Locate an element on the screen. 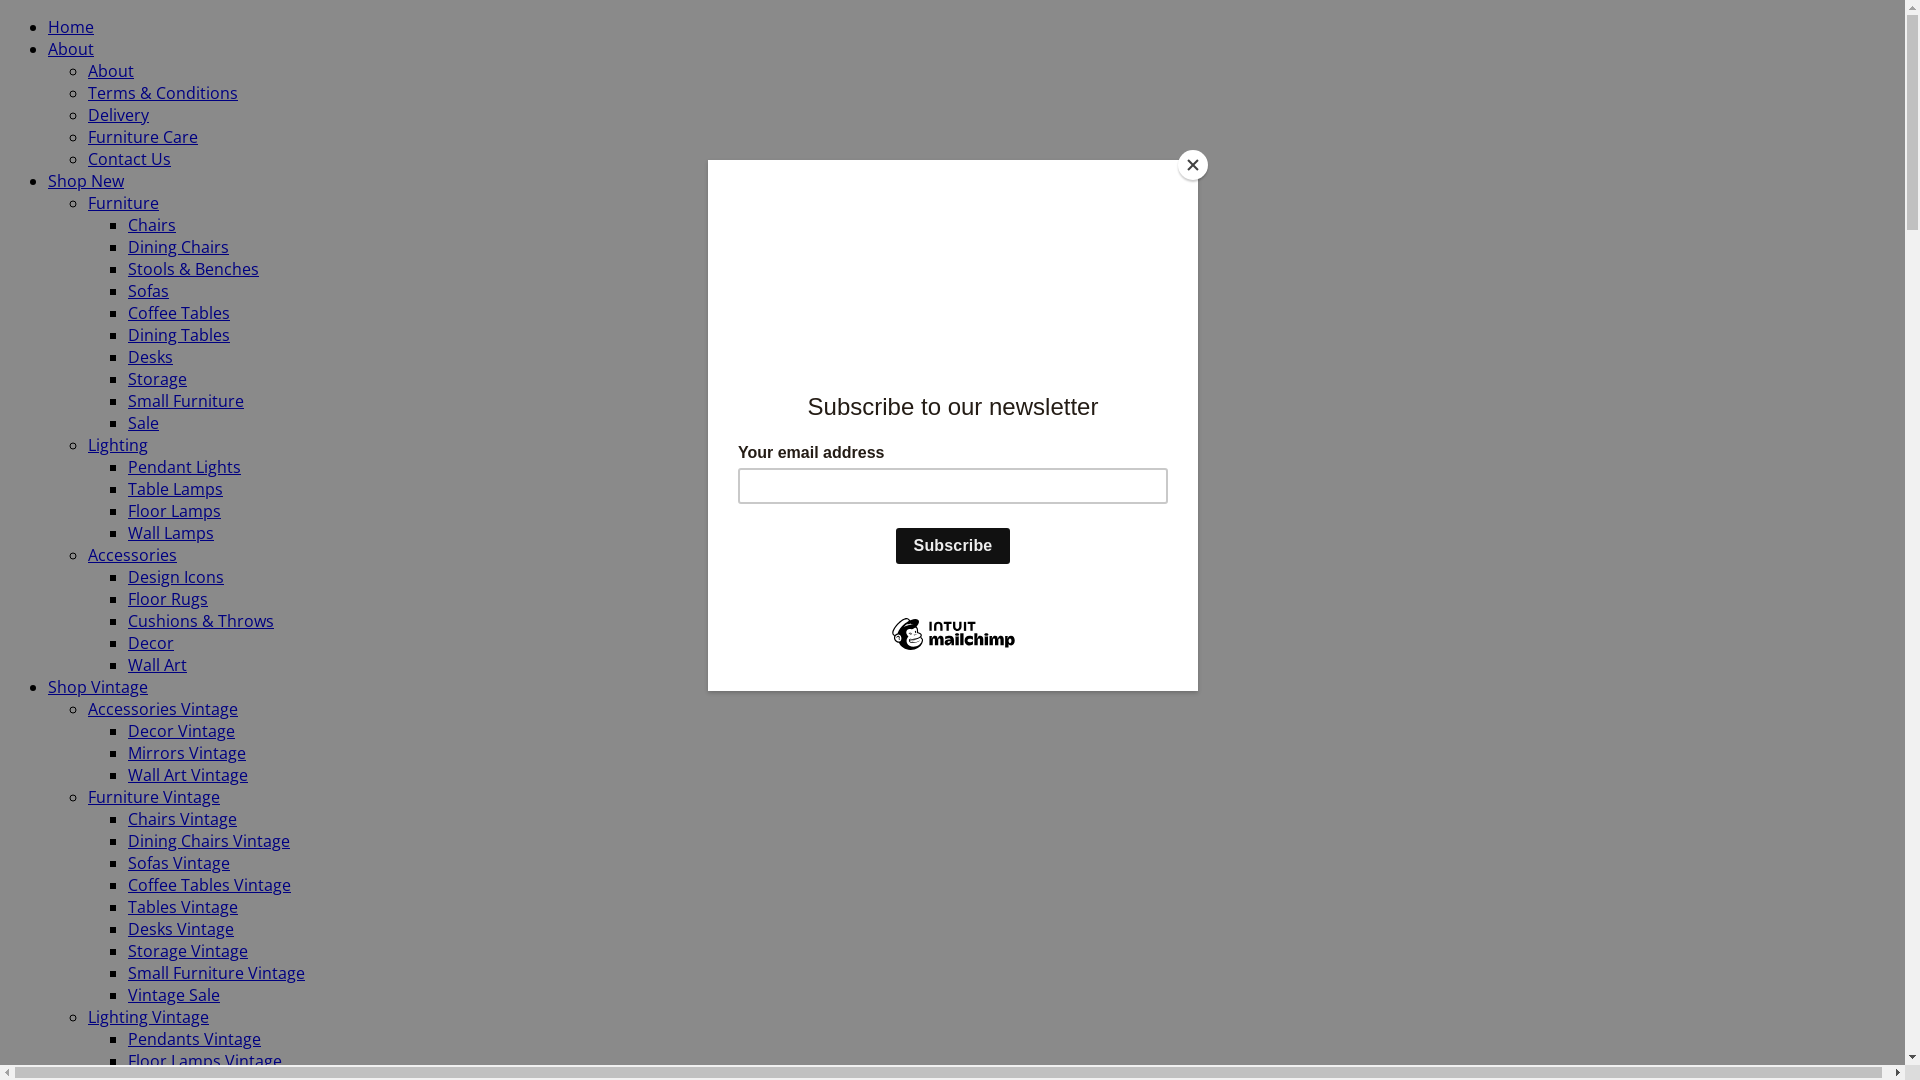 The height and width of the screenshot is (1080, 1920). 'Vintage Sale' is located at coordinates (127, 995).